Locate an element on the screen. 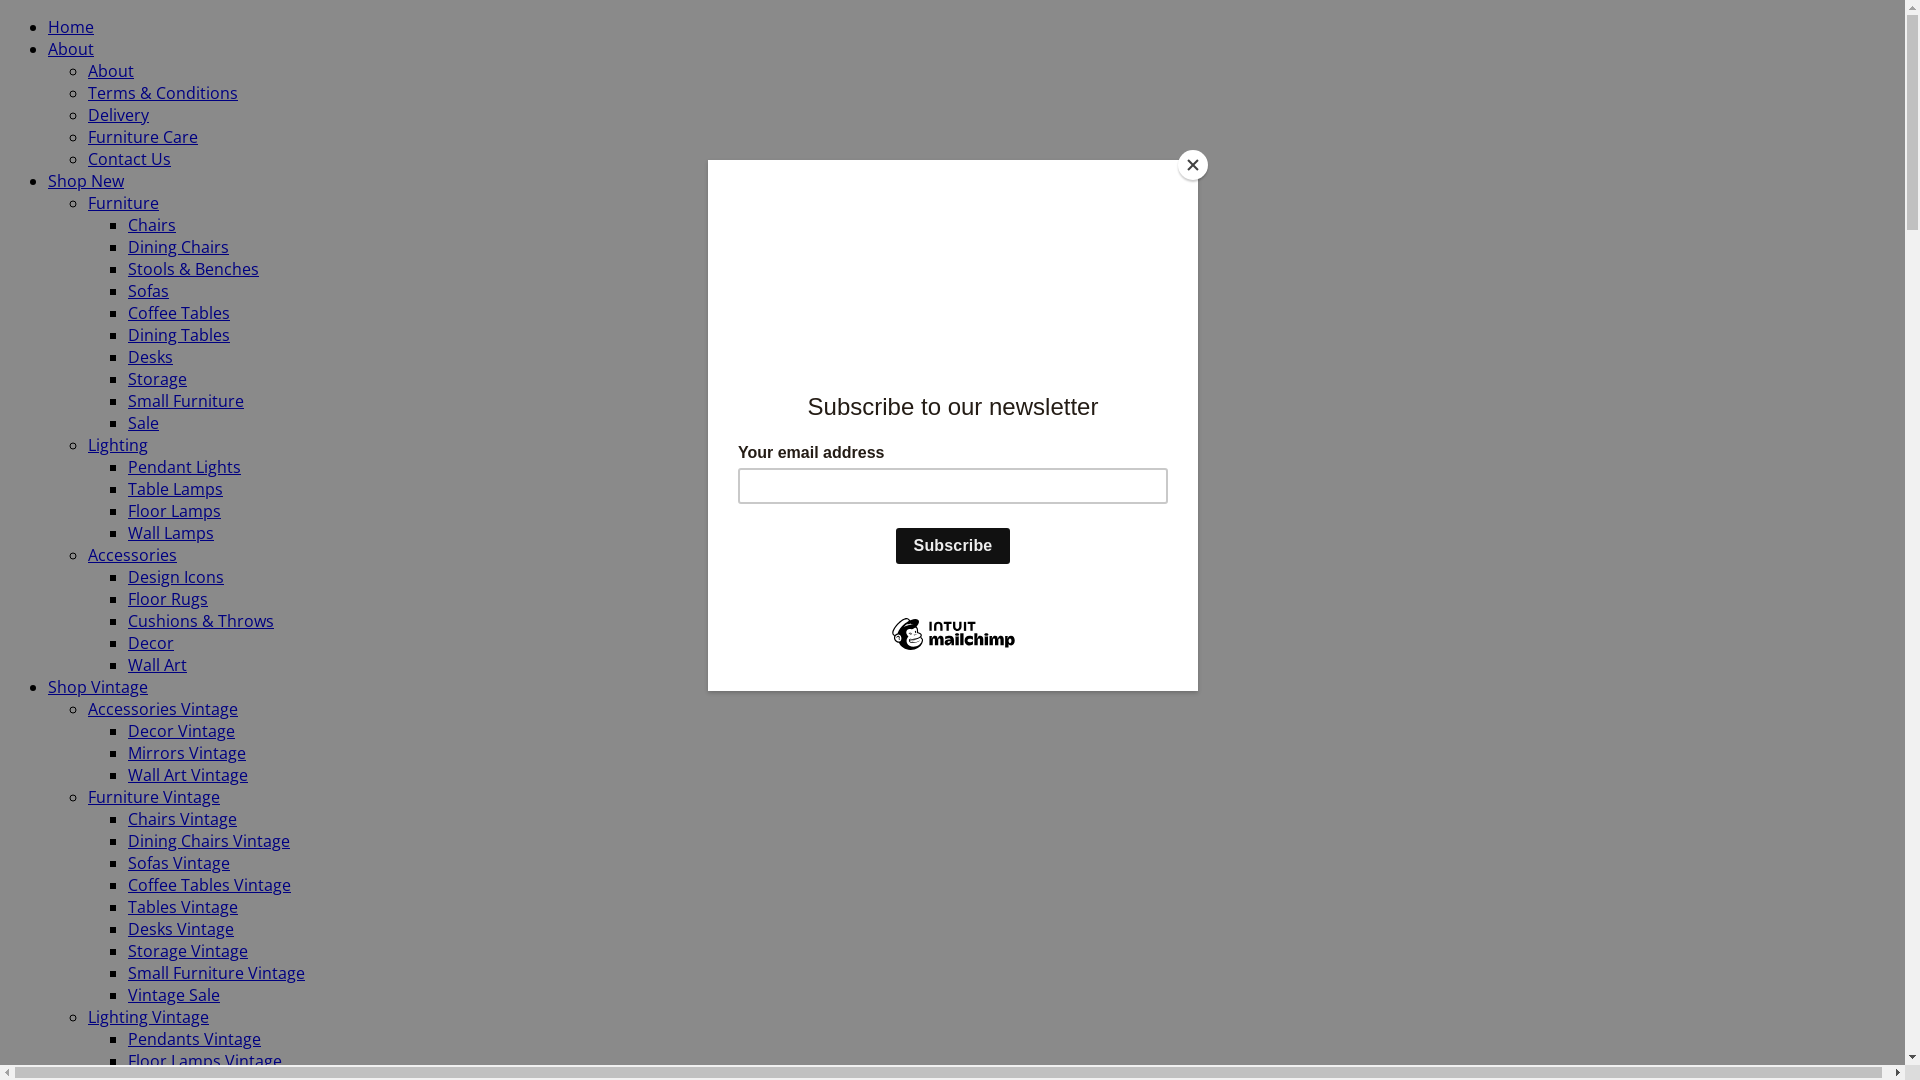 The height and width of the screenshot is (1080, 1920). 'Vintage Sale' is located at coordinates (127, 995).